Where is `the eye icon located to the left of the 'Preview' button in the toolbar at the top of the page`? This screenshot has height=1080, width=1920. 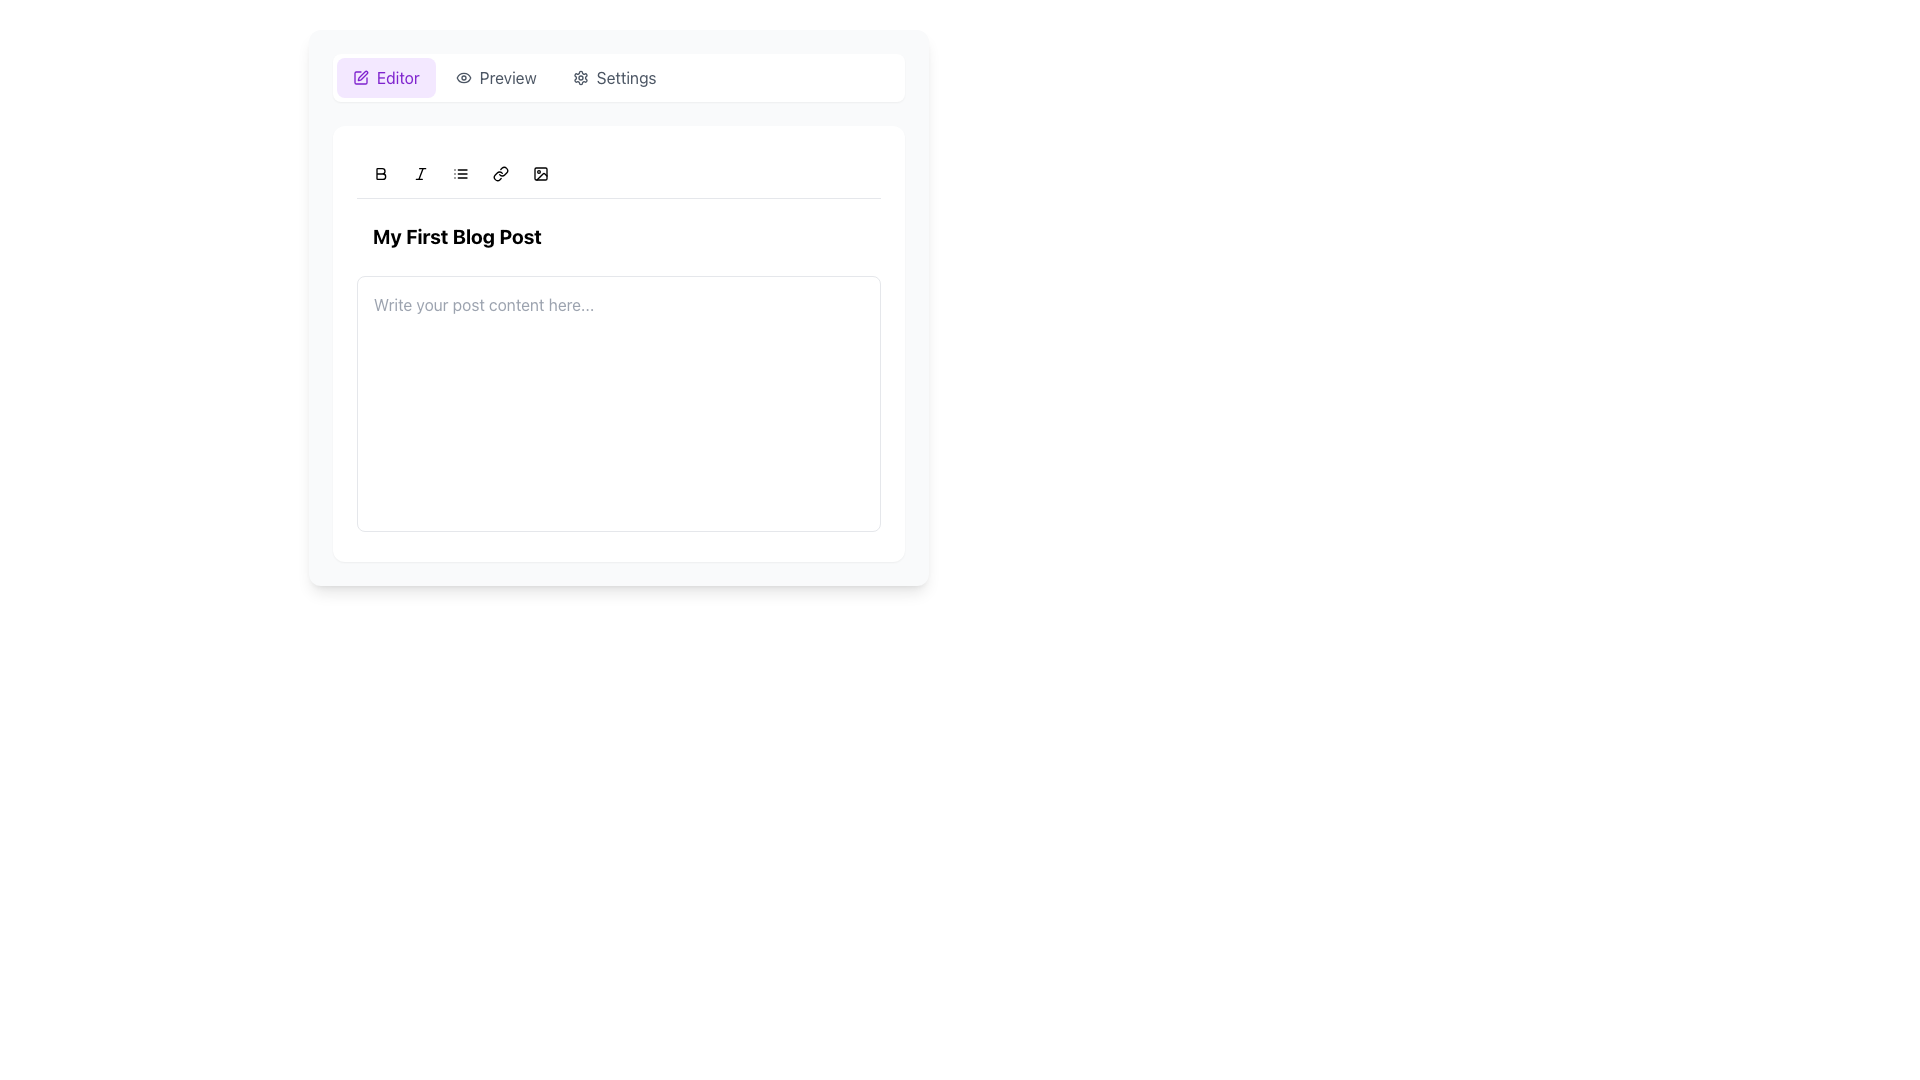
the eye icon located to the left of the 'Preview' button in the toolbar at the top of the page is located at coordinates (462, 76).